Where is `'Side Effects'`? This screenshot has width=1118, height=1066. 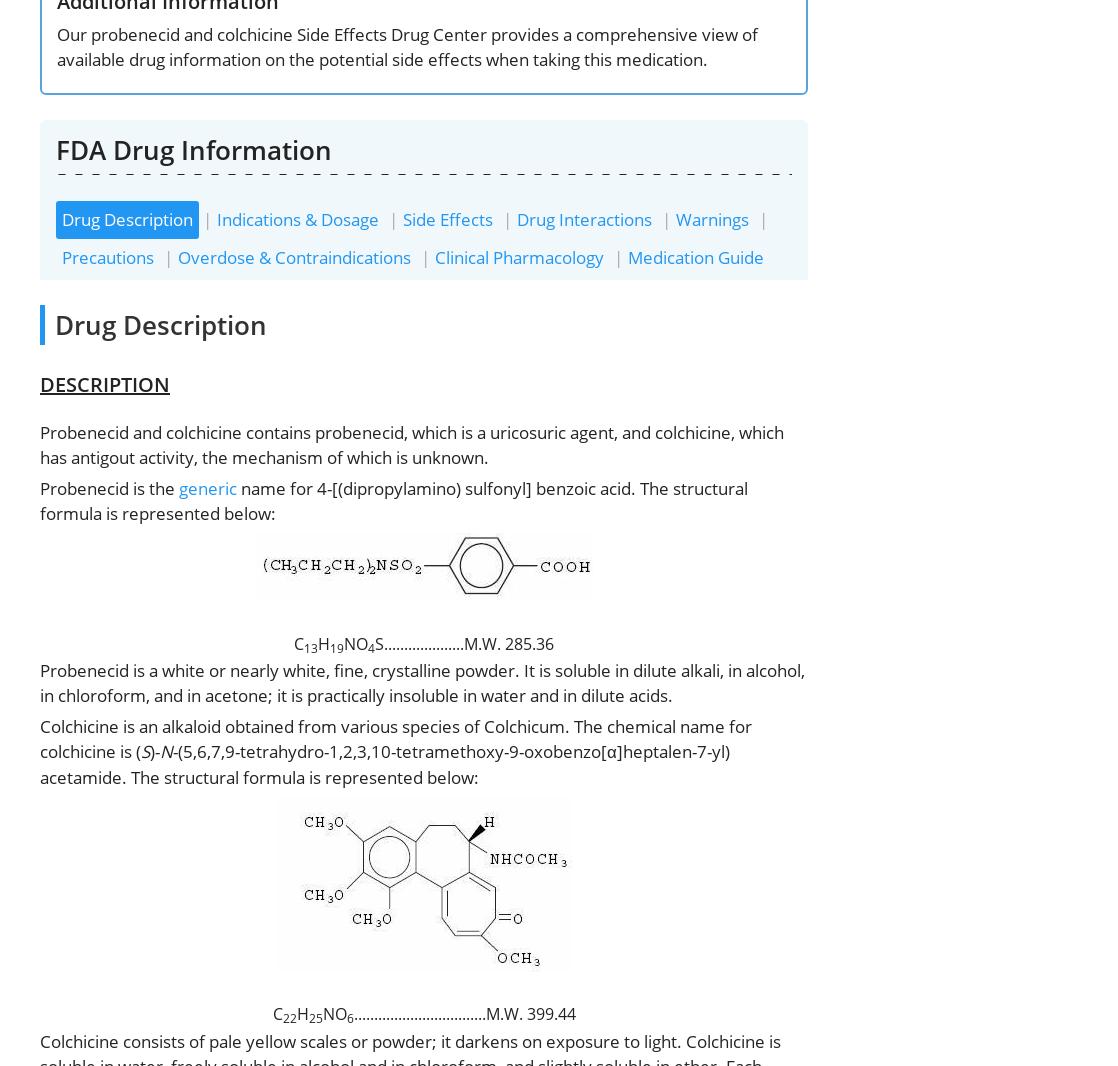 'Side Effects' is located at coordinates (446, 218).